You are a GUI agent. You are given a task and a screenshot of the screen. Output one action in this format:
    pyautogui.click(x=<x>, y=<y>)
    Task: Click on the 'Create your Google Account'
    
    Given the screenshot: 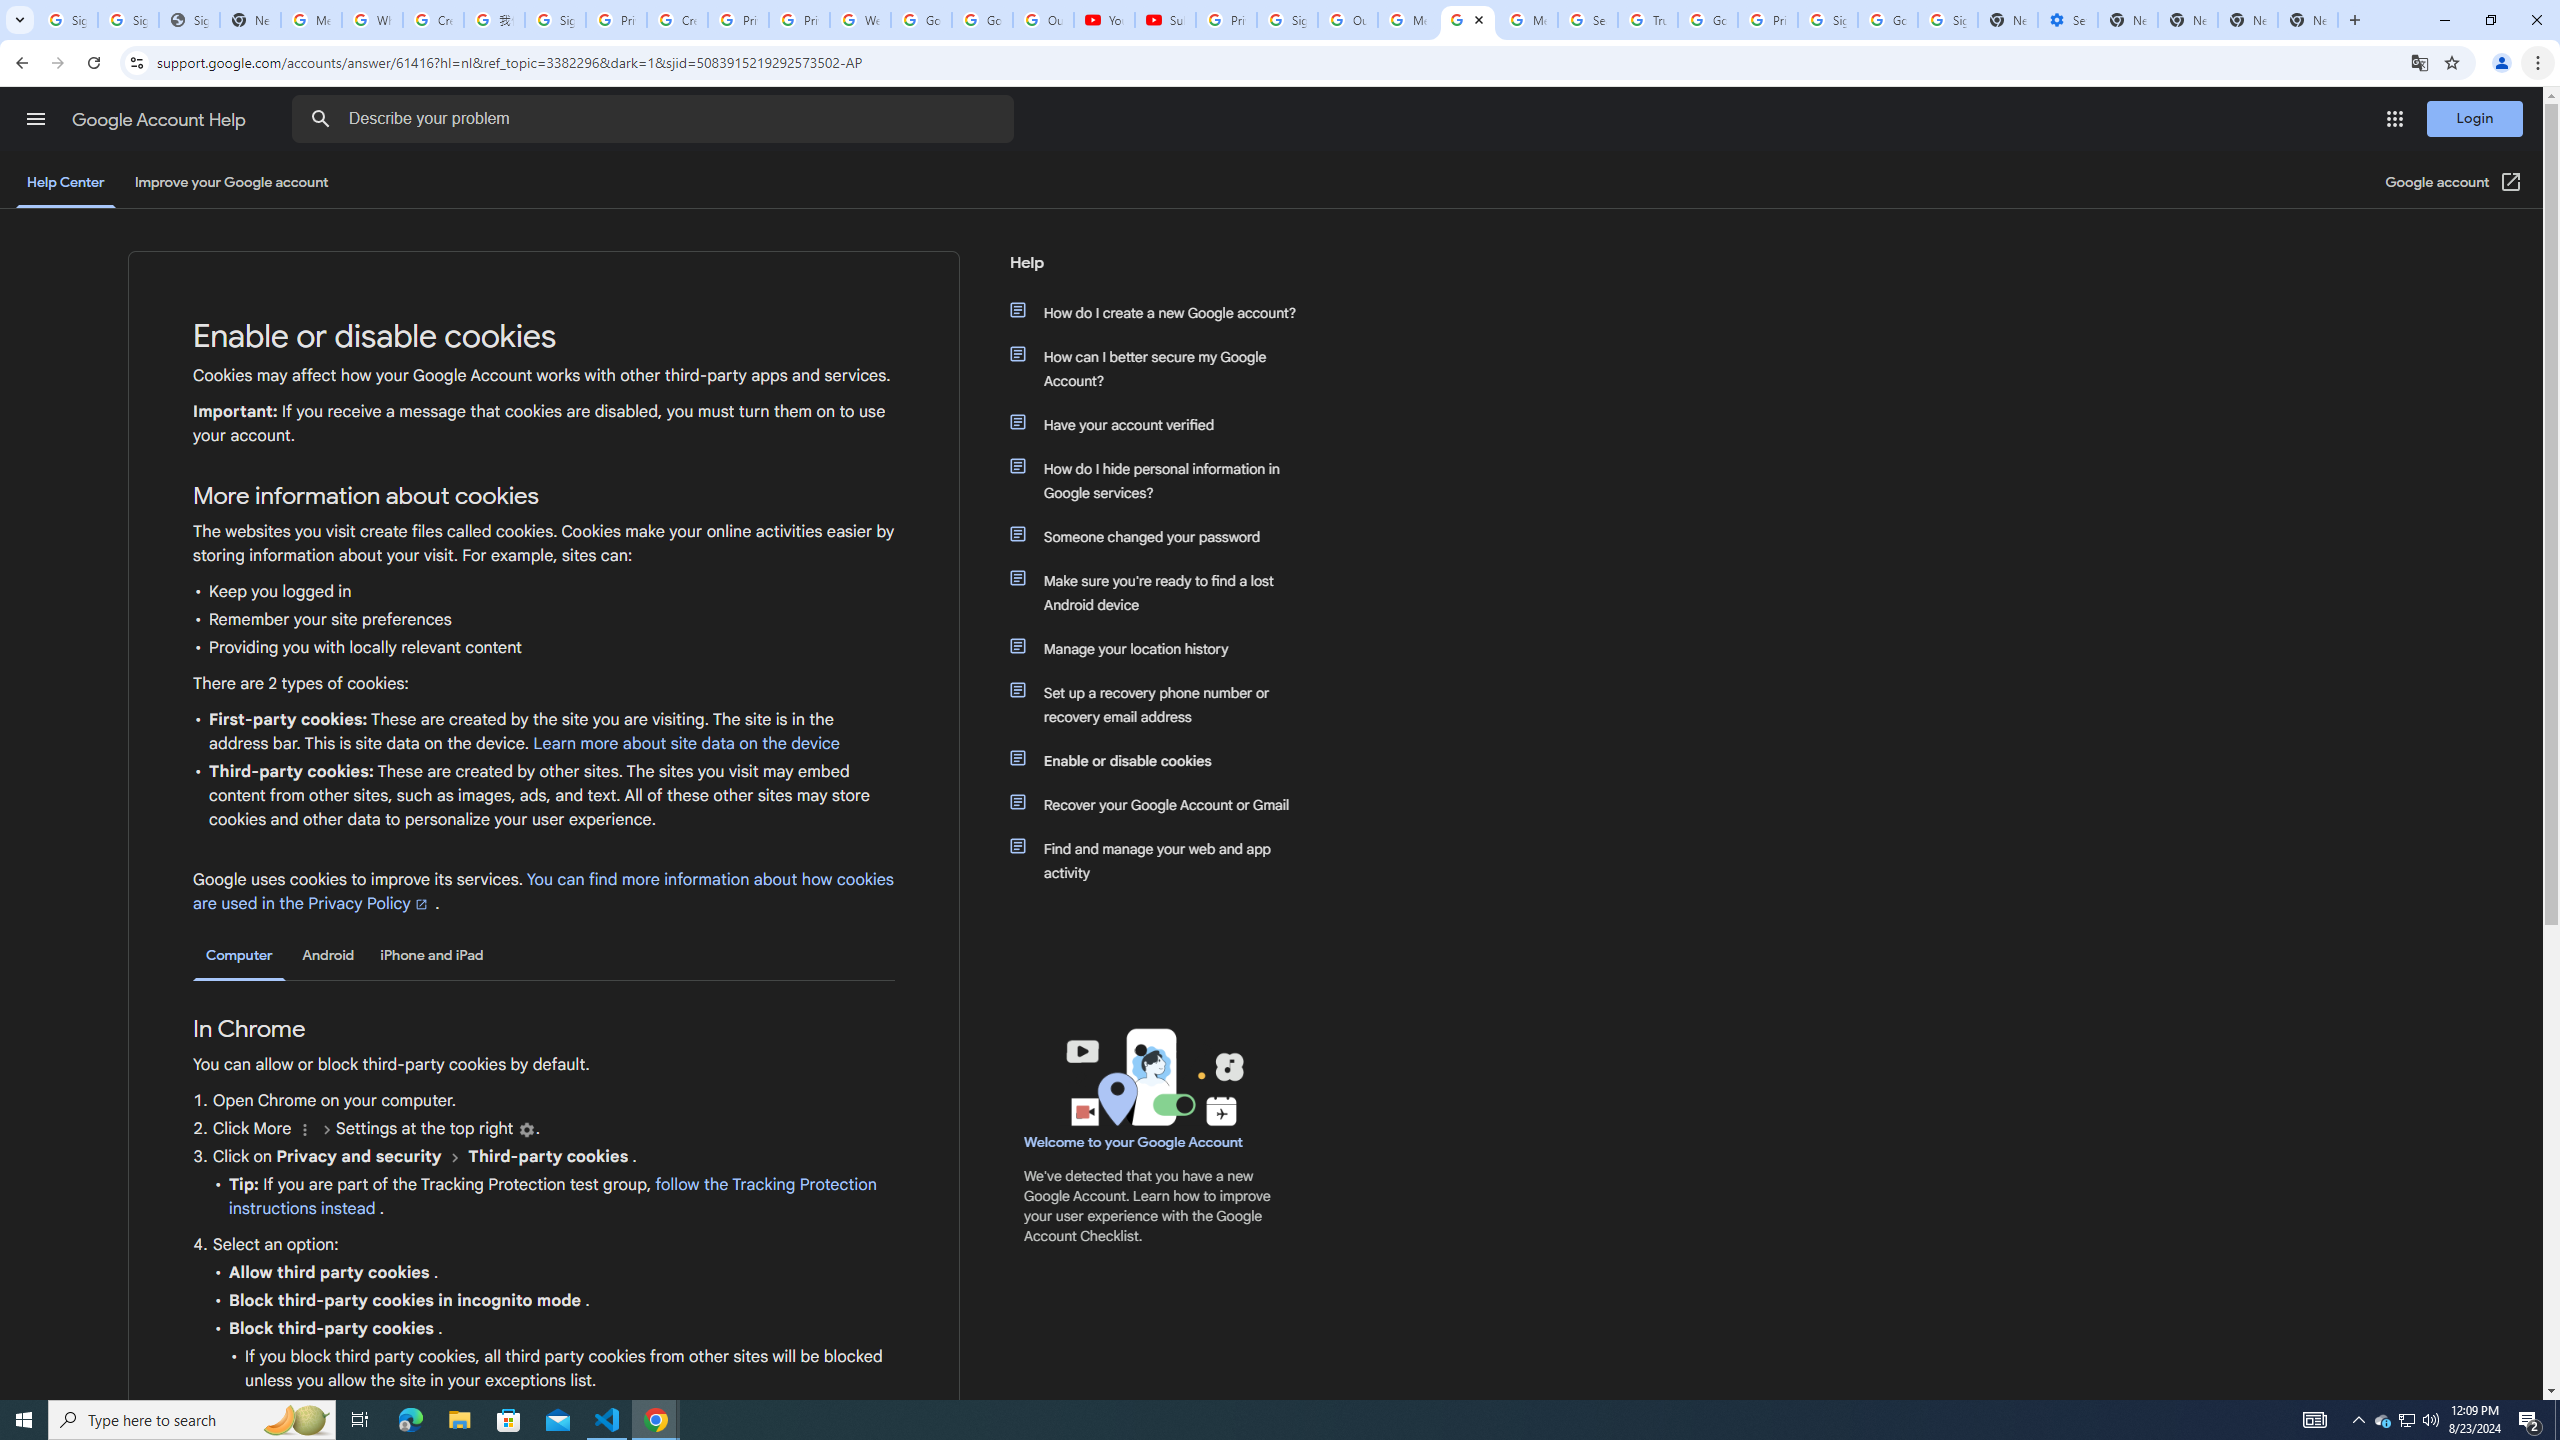 What is the action you would take?
    pyautogui.click(x=676, y=19)
    